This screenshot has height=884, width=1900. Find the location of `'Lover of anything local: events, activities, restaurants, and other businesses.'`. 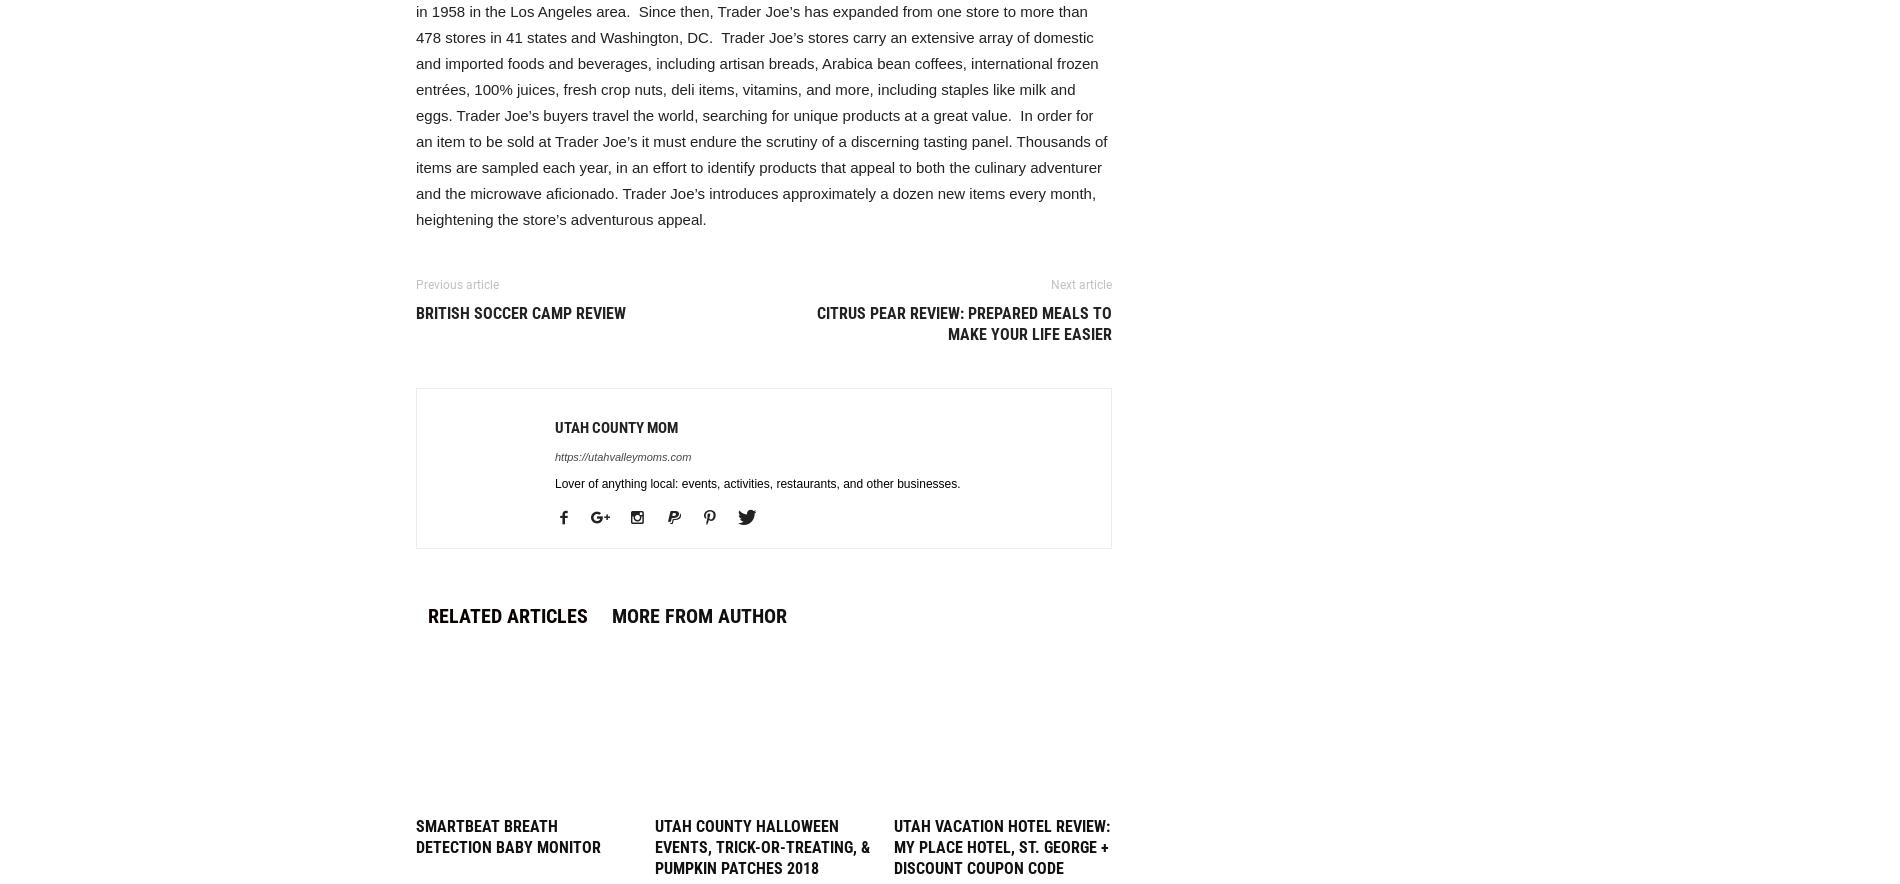

'Lover of anything local: events, activities, restaurants, and other businesses.' is located at coordinates (756, 482).